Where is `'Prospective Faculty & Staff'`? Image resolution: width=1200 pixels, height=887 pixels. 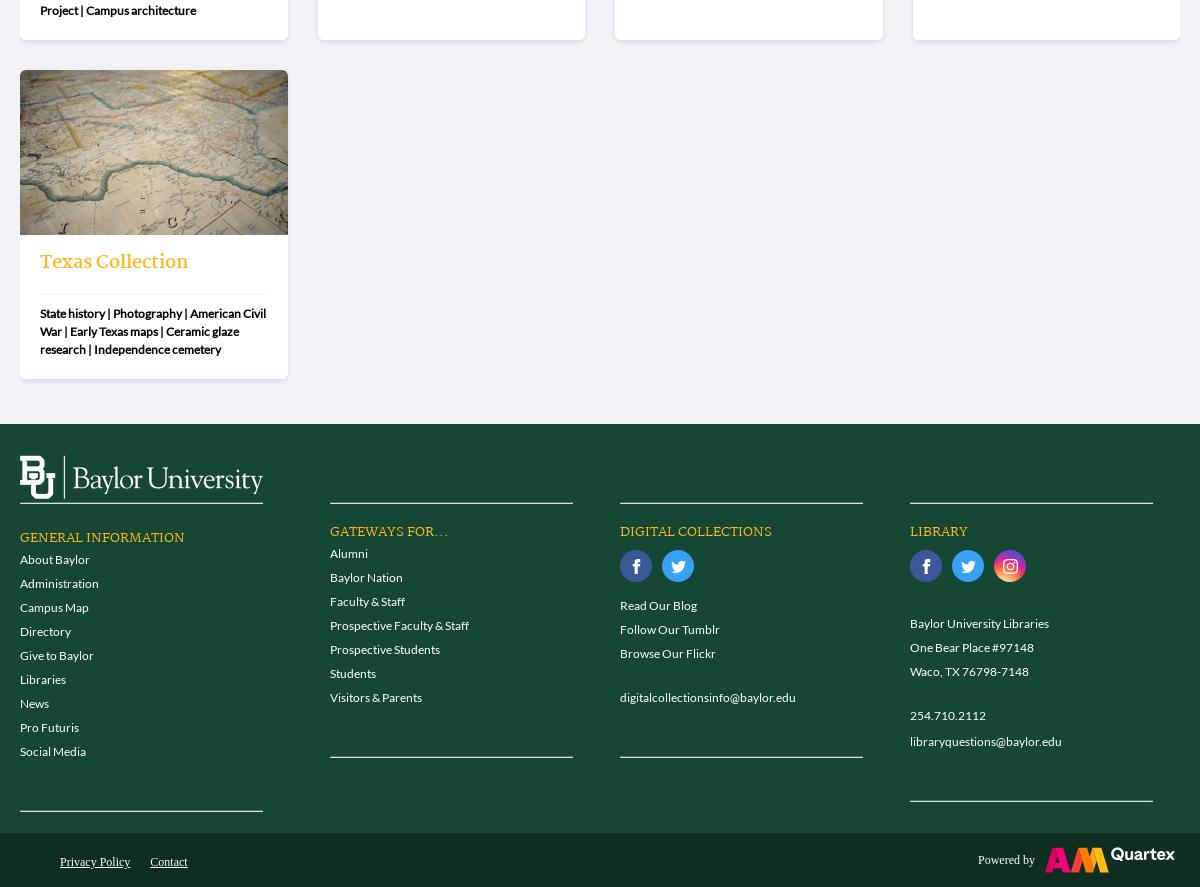 'Prospective Faculty & Staff' is located at coordinates (399, 625).